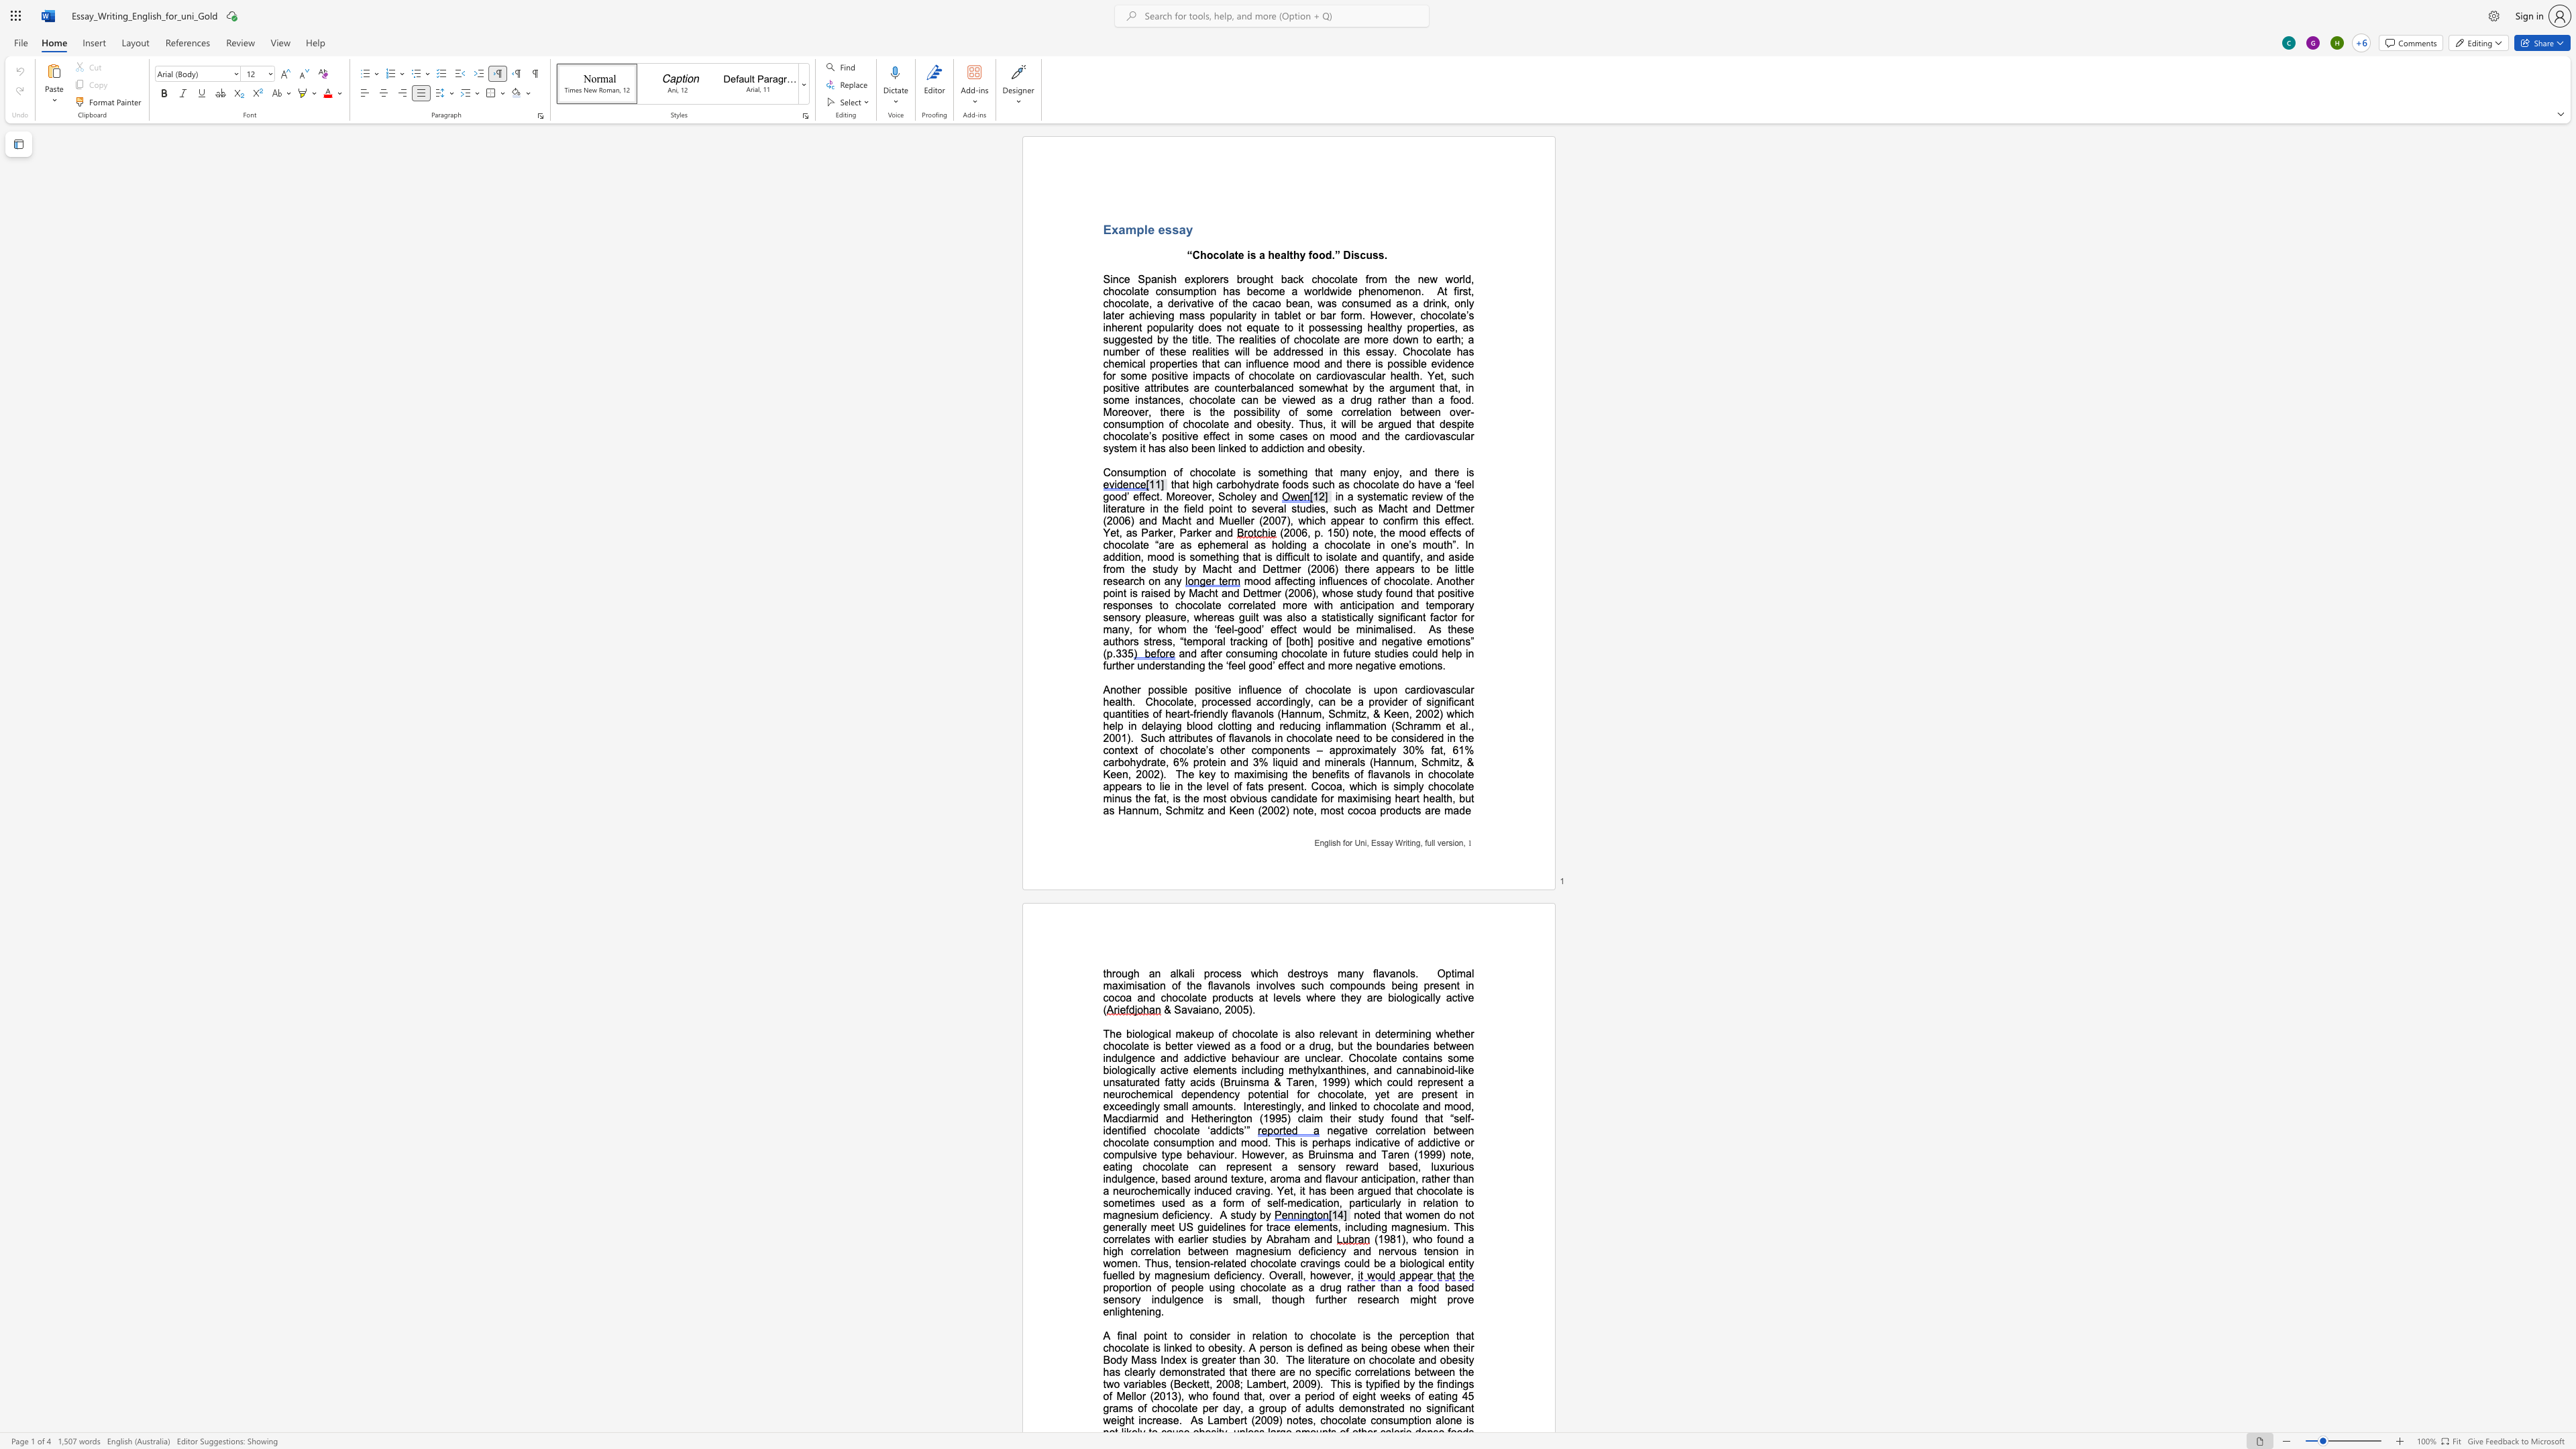 This screenshot has height=1449, width=2576. I want to click on the space between the continuous character "g" and "e" in the text, so click(1108, 1226).